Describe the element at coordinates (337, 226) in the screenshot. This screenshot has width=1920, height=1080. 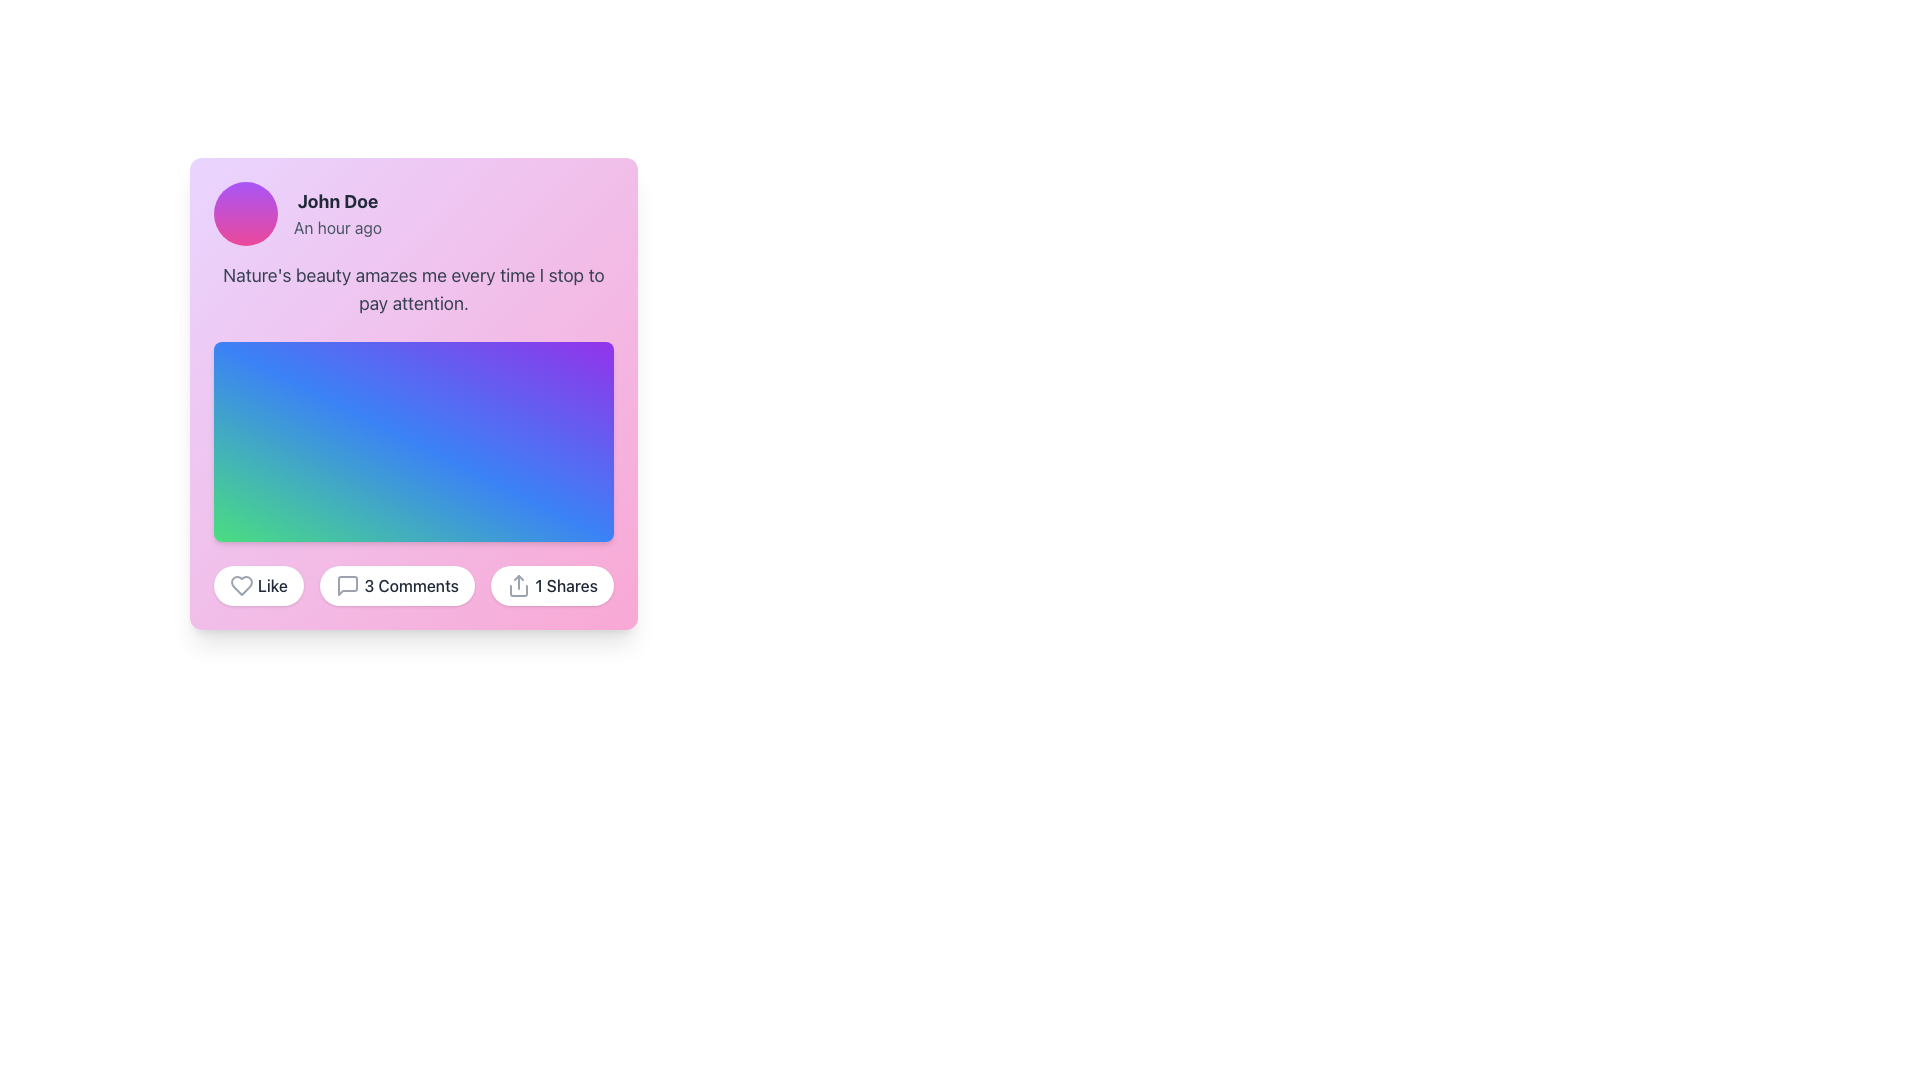
I see `text snippet that reads 'An hour ago', which is styled in a small gray font and located directly beneath the bold name 'John Doe' within the user post card layout` at that location.